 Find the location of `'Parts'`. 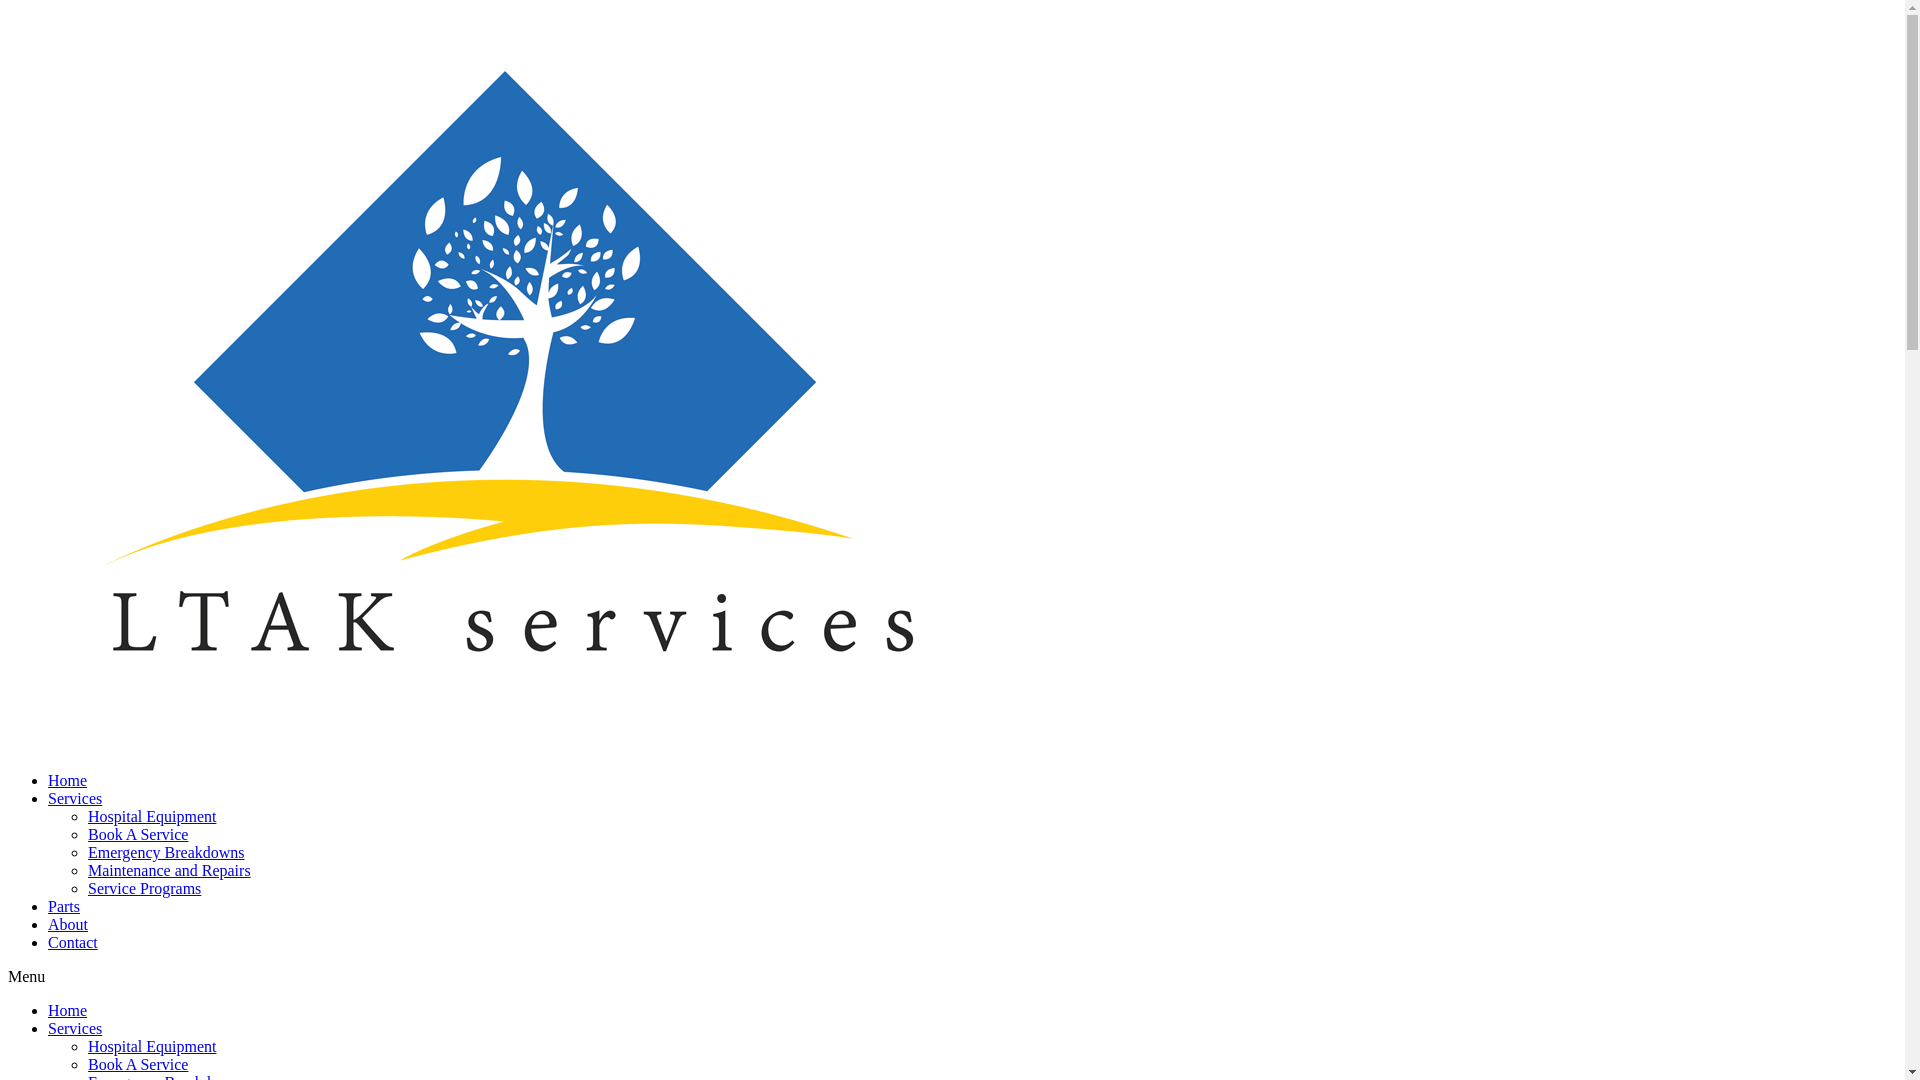

'Parts' is located at coordinates (63, 906).